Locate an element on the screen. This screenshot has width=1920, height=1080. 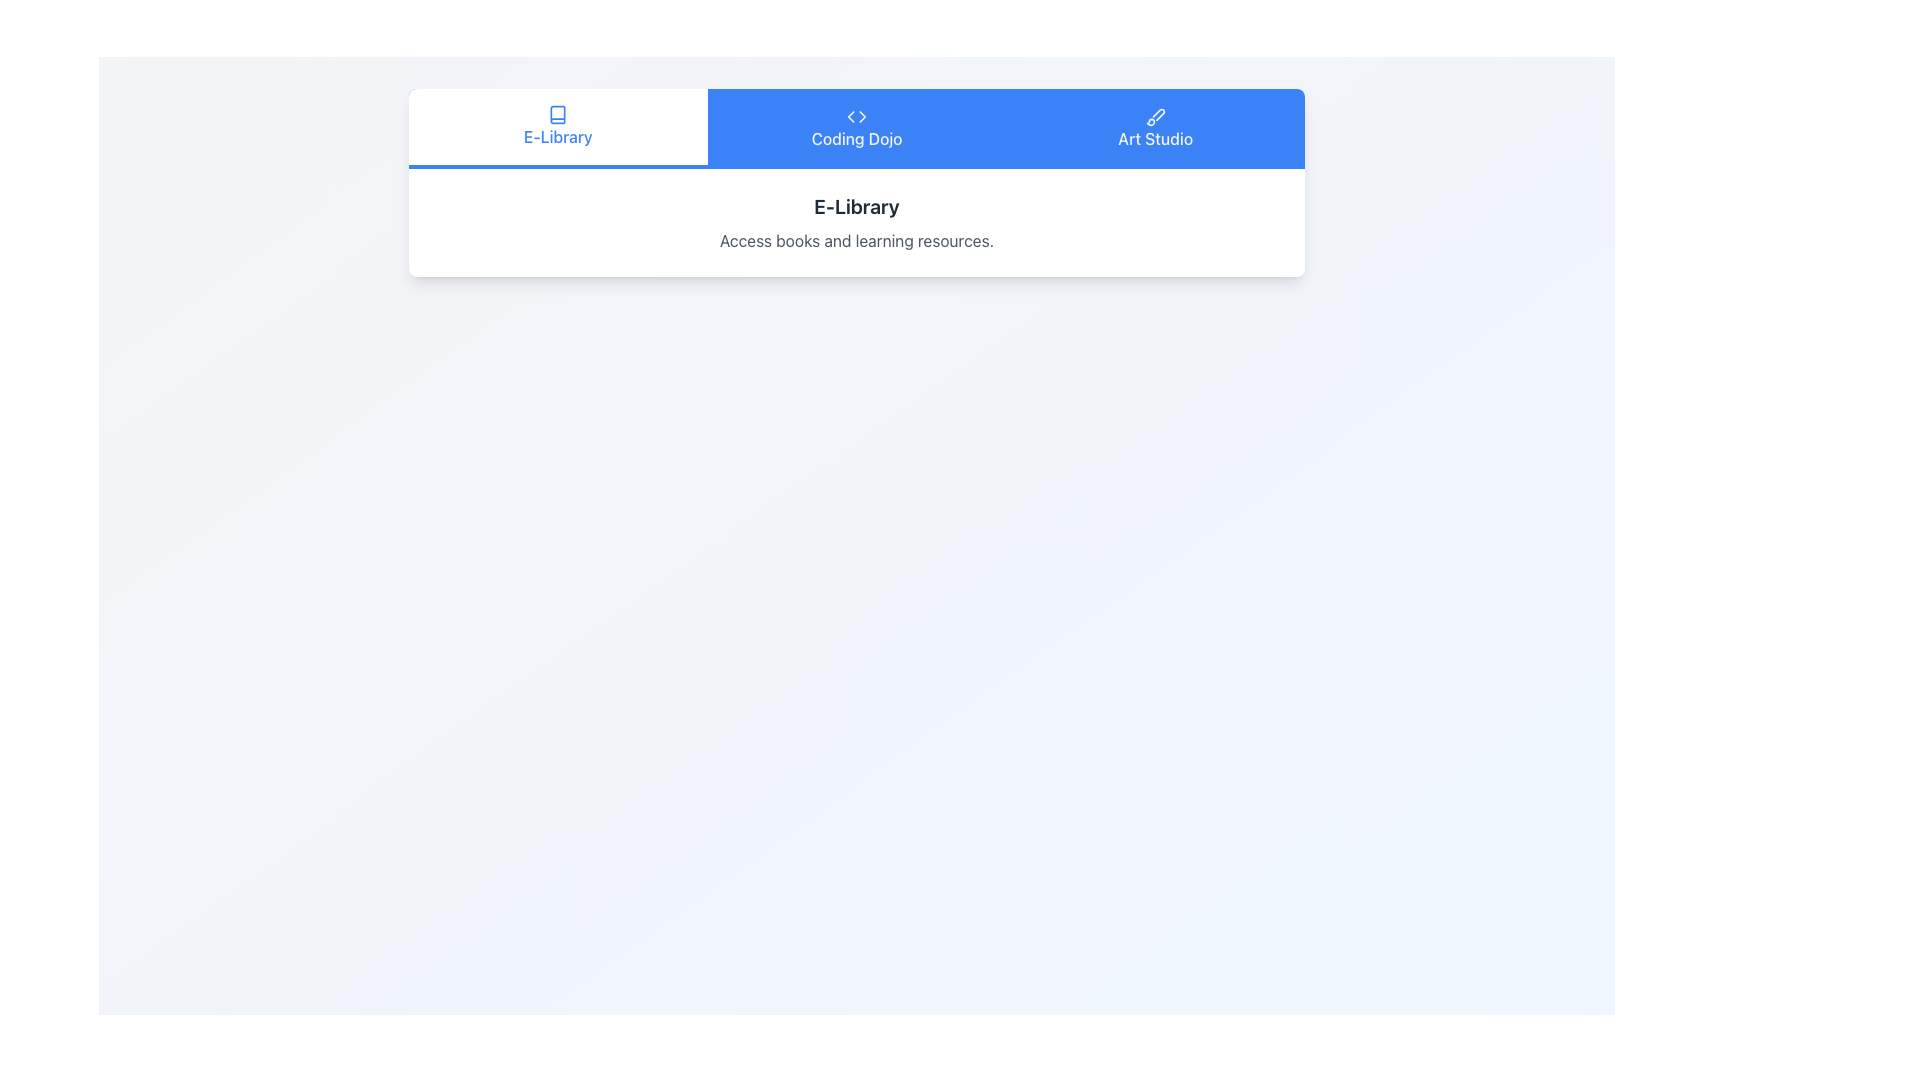
the brush icon located in the 'Art Studio' tab, which is a minimalistic stroke-based design in a 20x20 pixel area, positioned at the top-right corner of the highlighted navigation is located at coordinates (1155, 116).